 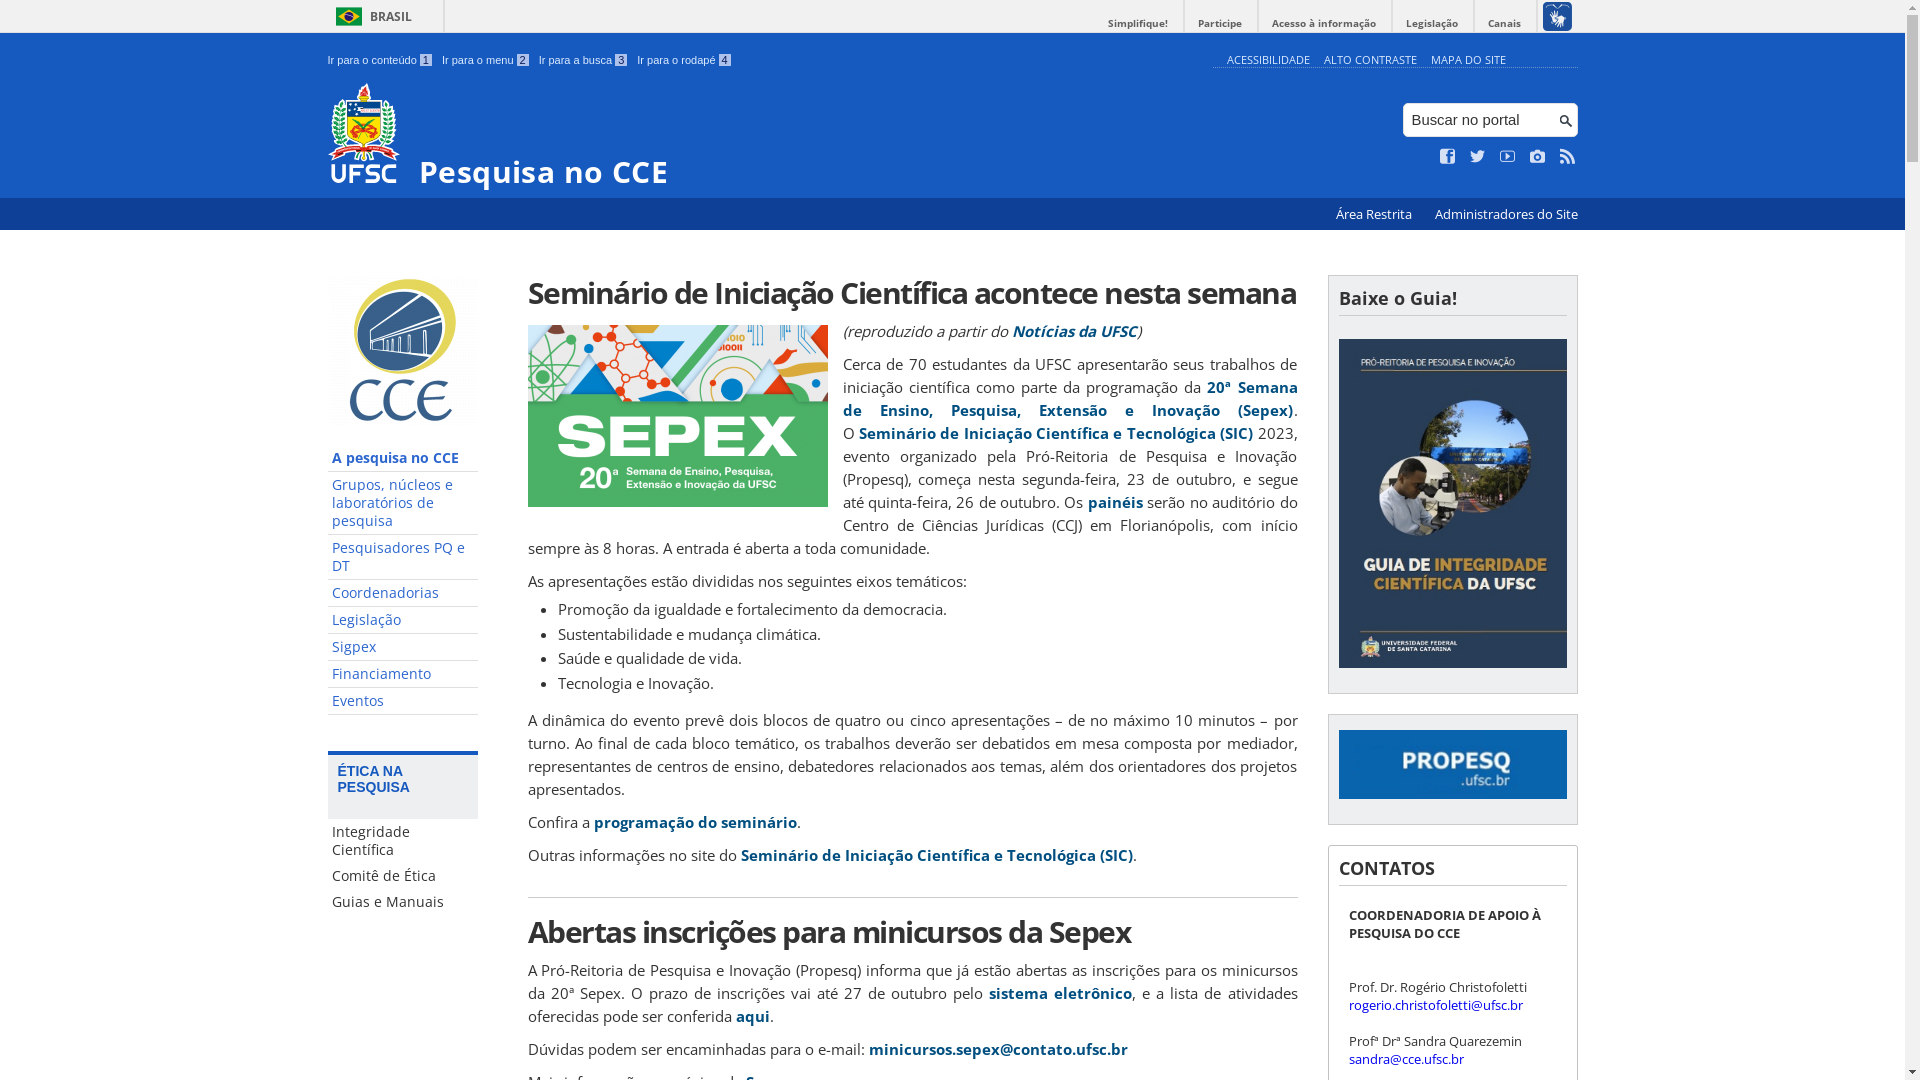 I want to click on 'Participe', so click(x=1218, y=23).